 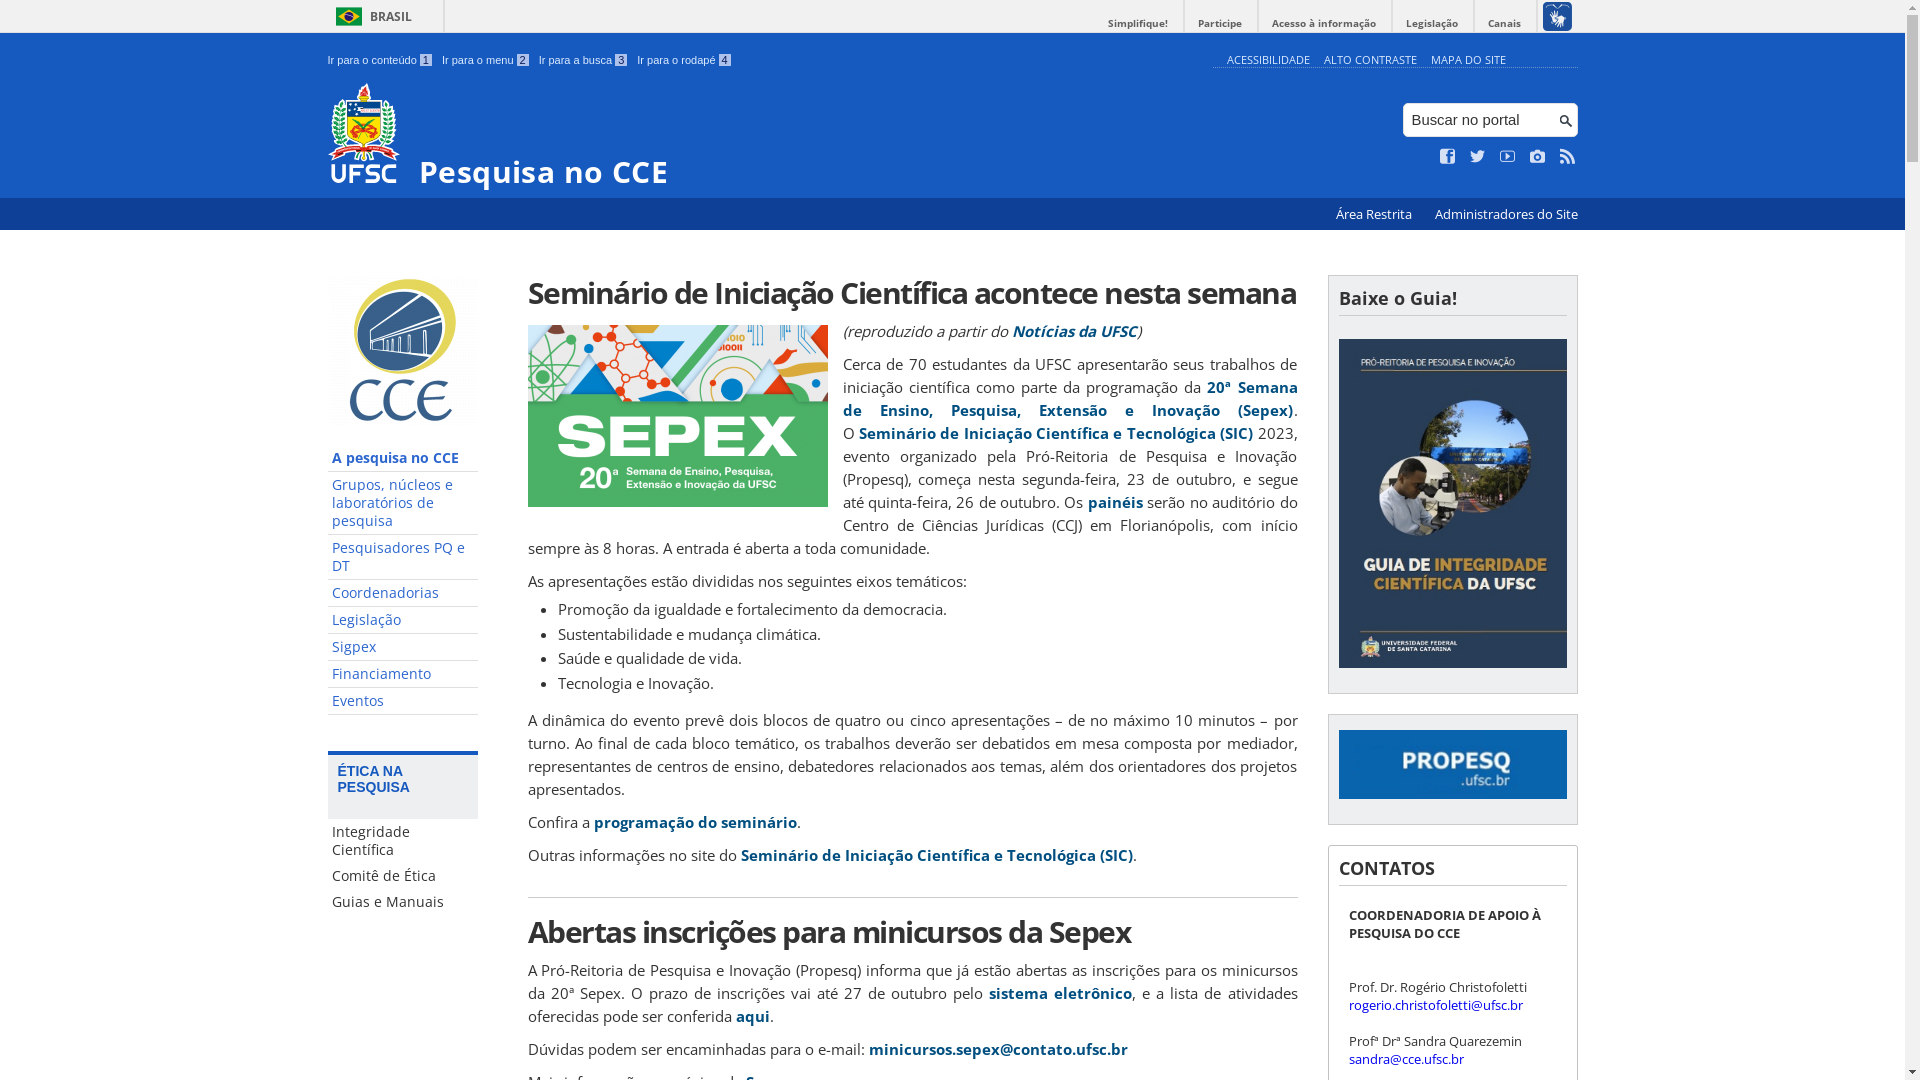 I want to click on 'Participe', so click(x=1218, y=23).